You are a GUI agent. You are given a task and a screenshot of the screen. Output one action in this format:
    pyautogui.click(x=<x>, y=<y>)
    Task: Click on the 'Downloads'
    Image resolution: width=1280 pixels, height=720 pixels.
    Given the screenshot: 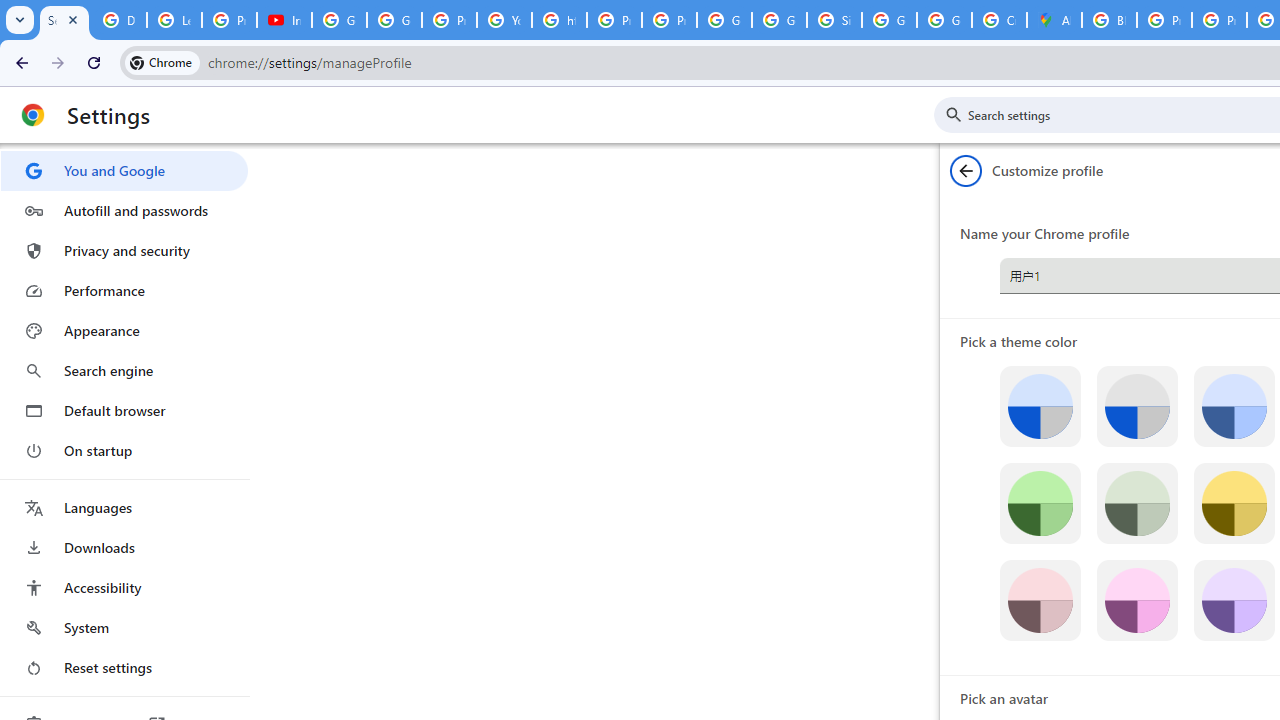 What is the action you would take?
    pyautogui.click(x=123, y=547)
    